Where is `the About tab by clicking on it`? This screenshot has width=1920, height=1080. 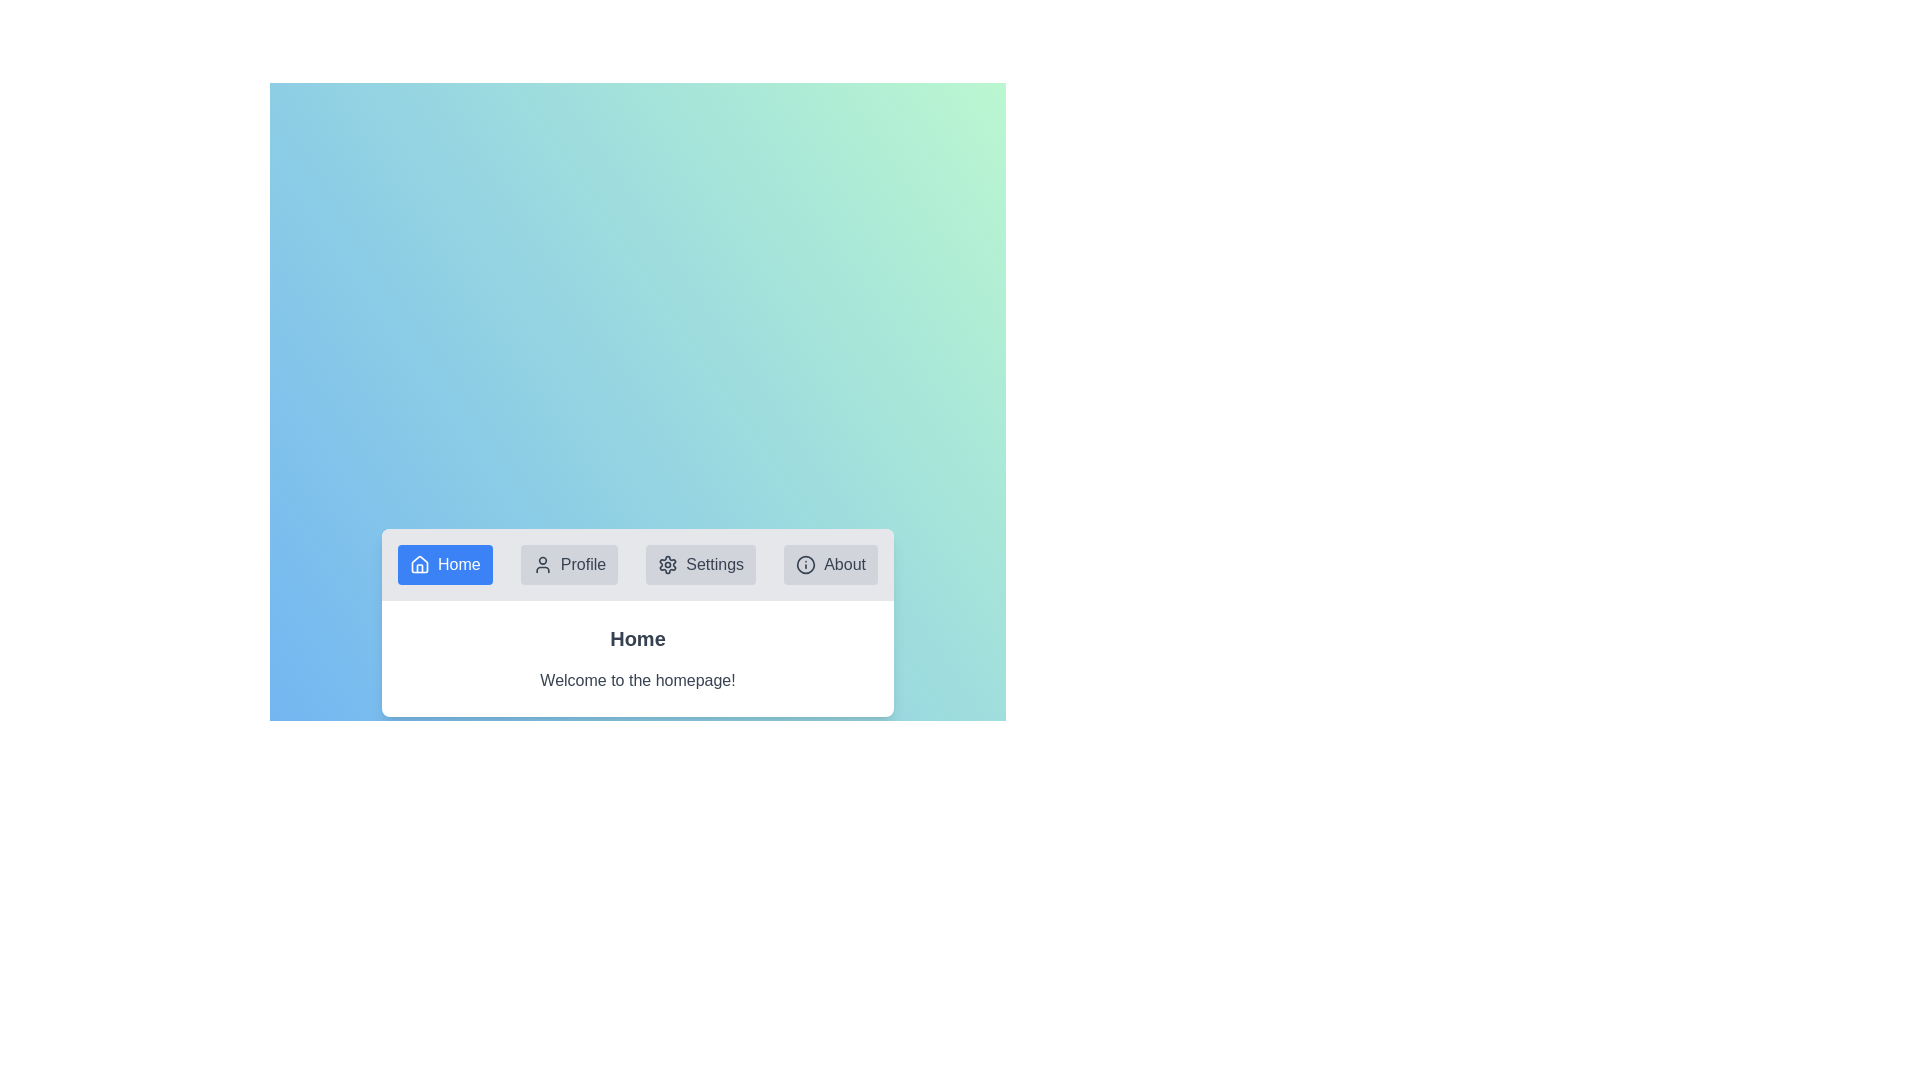
the About tab by clicking on it is located at coordinates (831, 564).